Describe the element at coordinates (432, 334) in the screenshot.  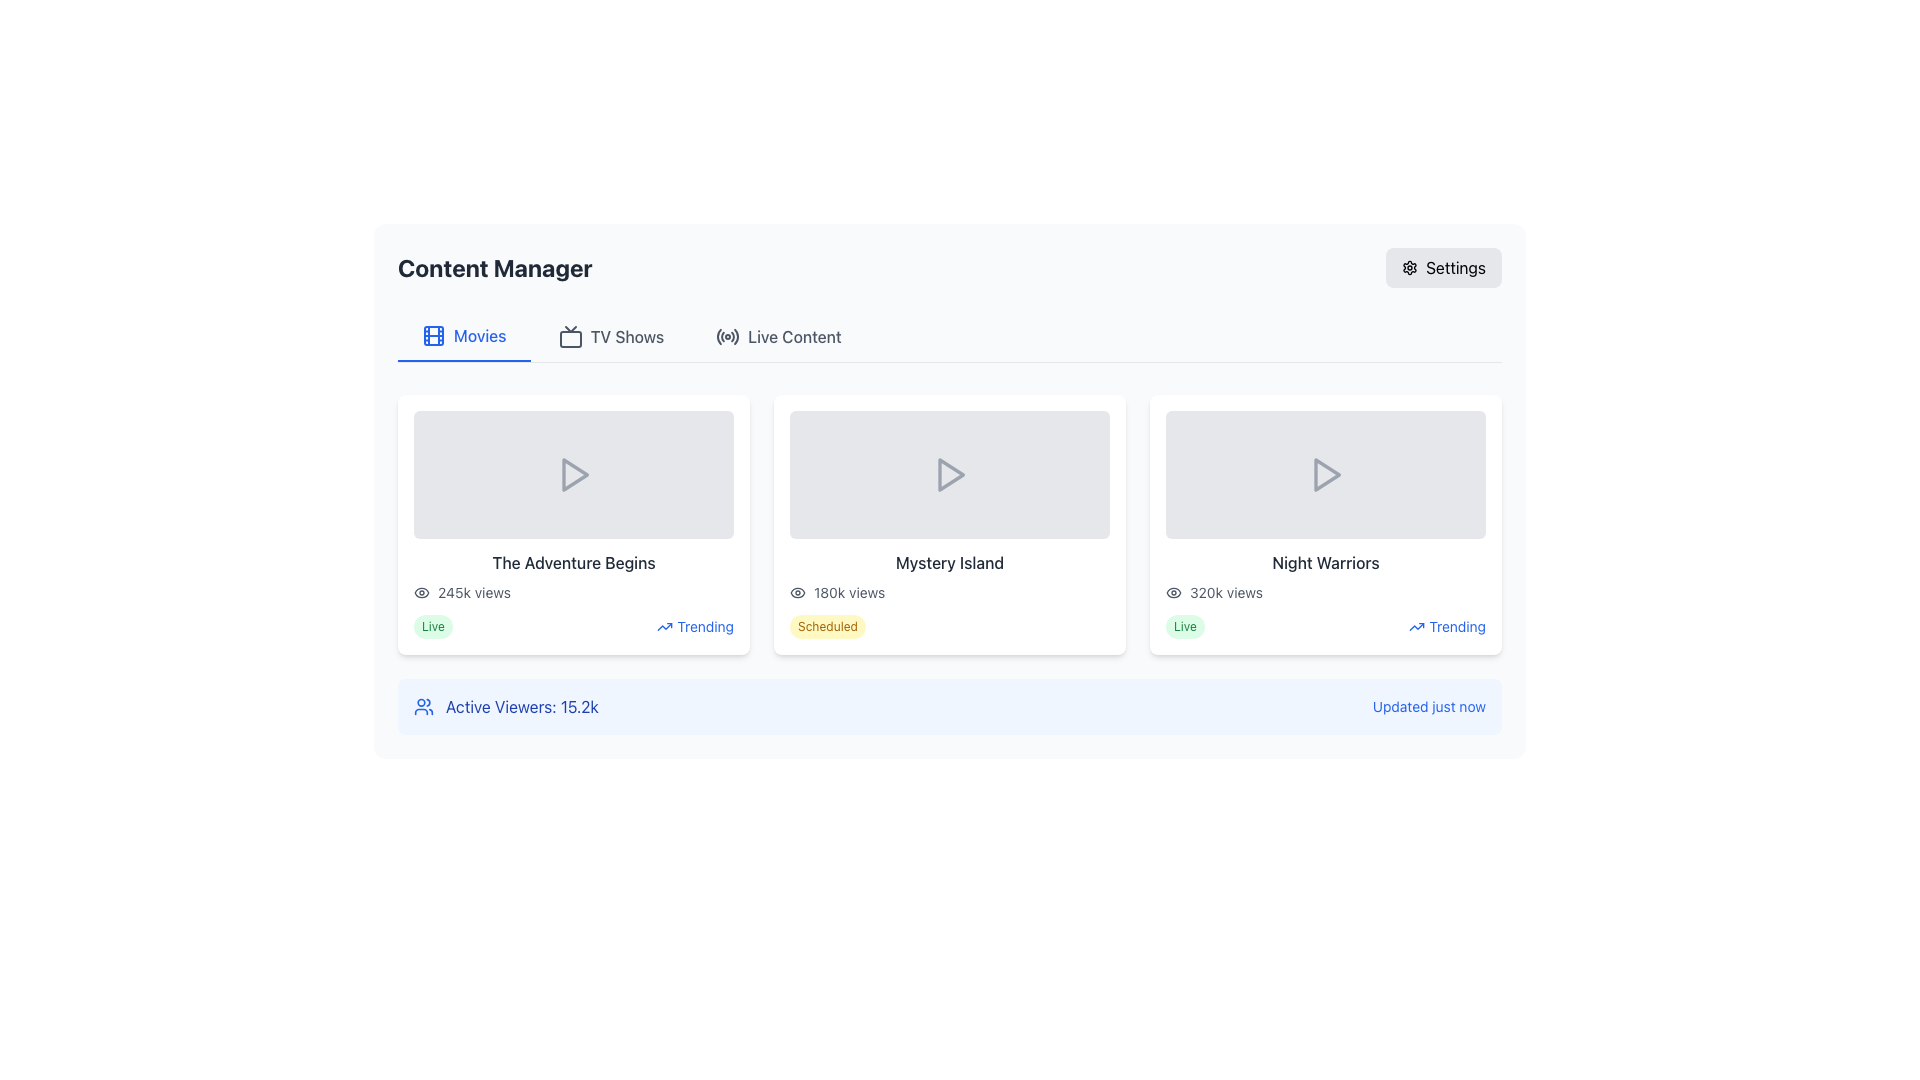
I see `the 'Movies' tab button, which contains an SVG icon indicating movie-related content, located in the top-left section of the interface` at that location.